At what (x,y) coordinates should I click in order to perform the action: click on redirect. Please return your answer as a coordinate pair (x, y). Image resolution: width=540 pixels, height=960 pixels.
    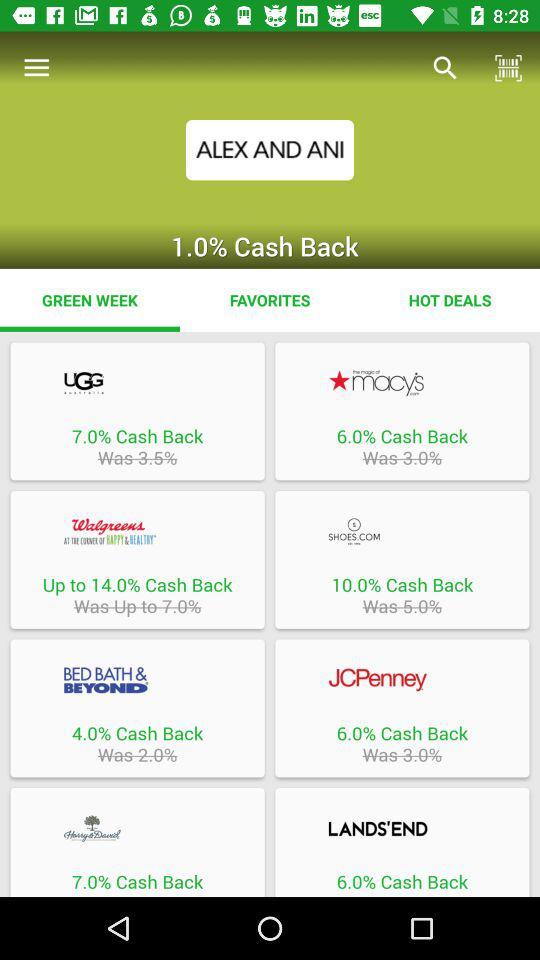
    Looking at the image, I should click on (402, 530).